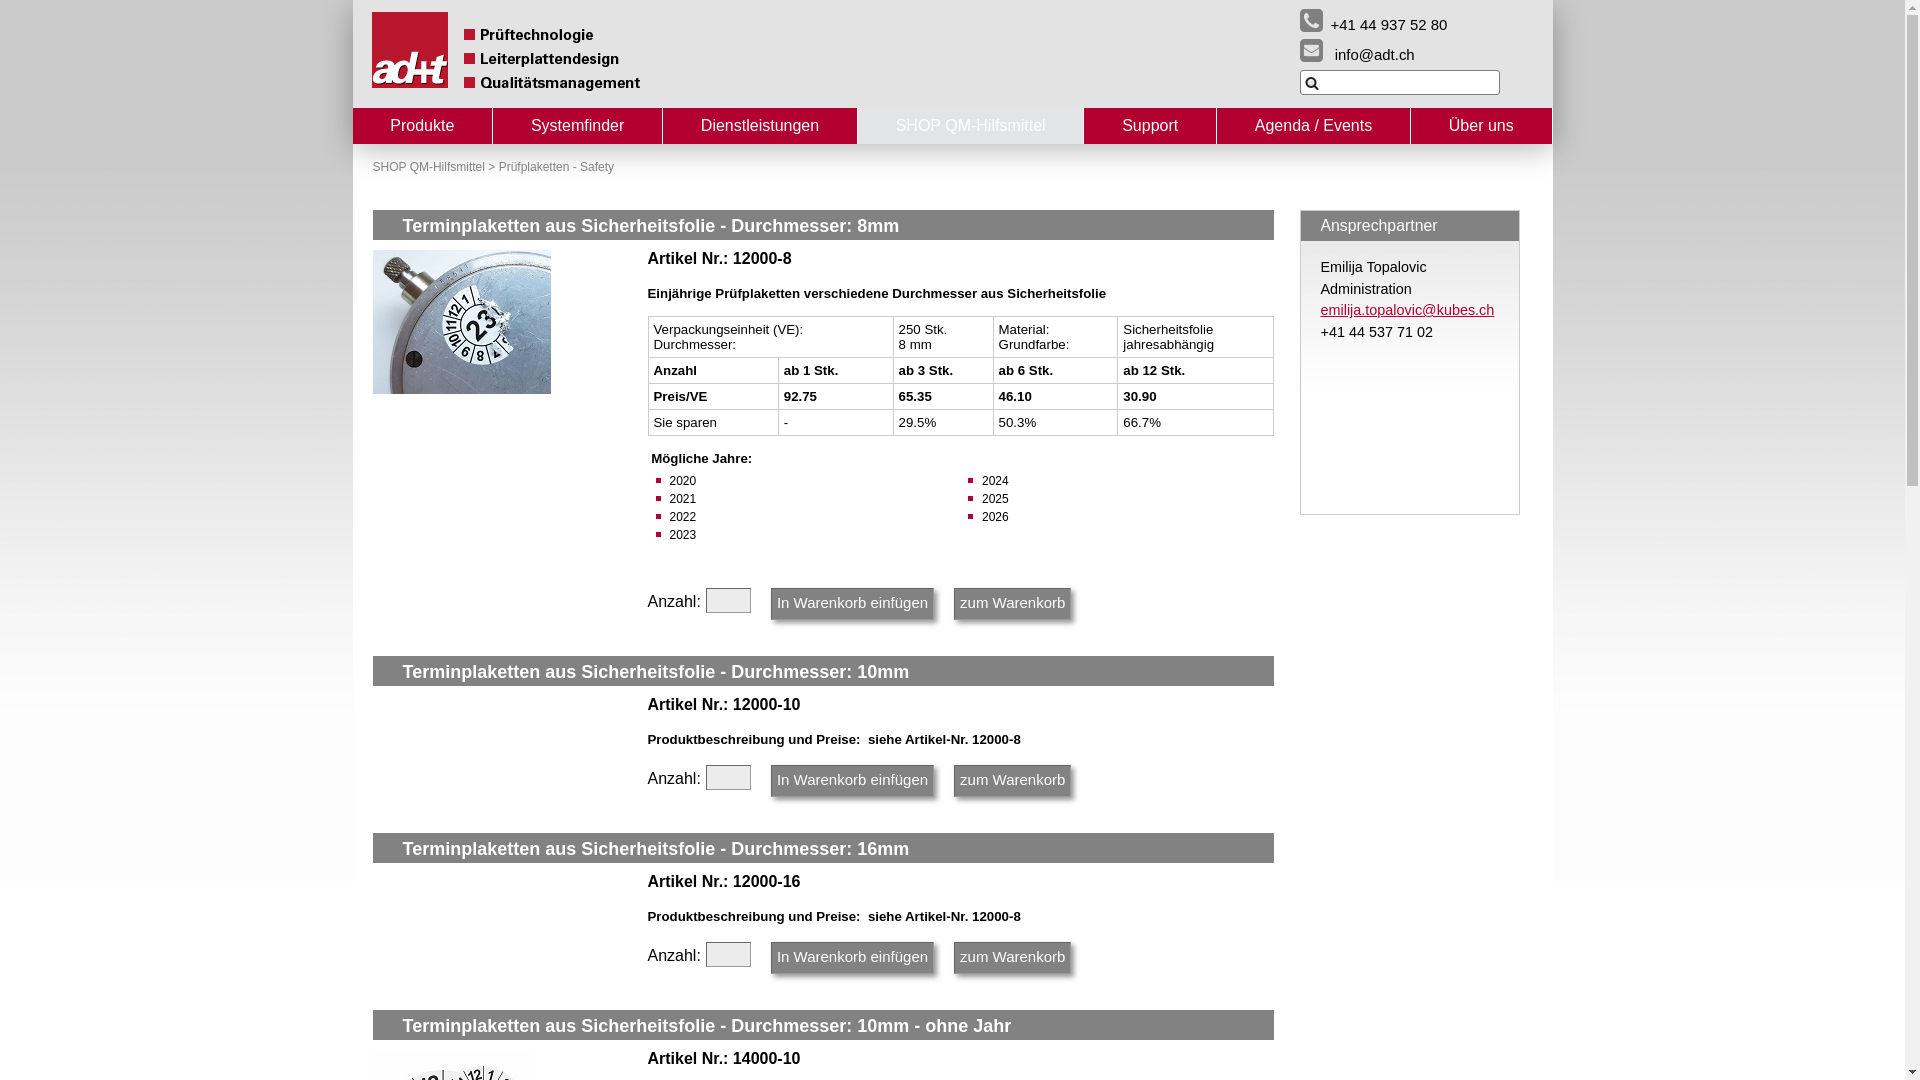  What do you see at coordinates (1012, 956) in the screenshot?
I see `'zum Warenkorb'` at bounding box center [1012, 956].